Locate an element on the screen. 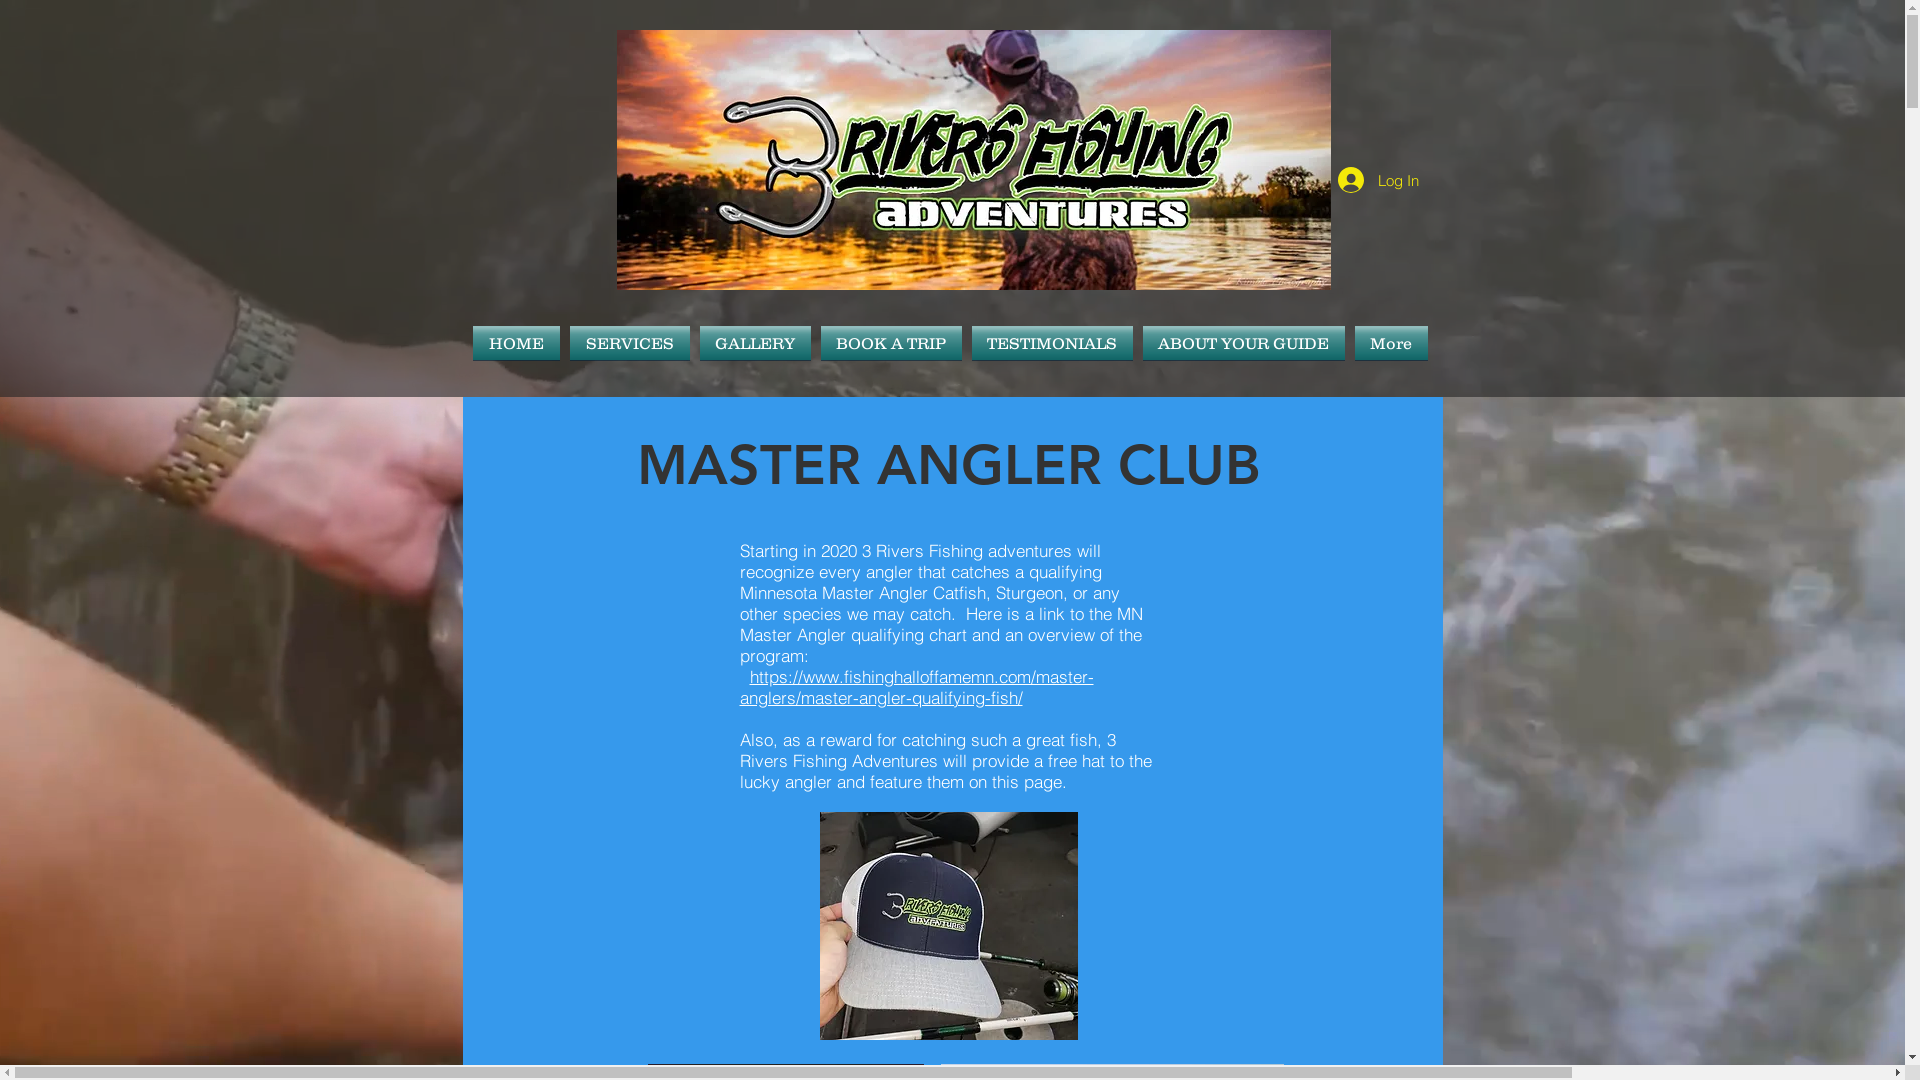 The image size is (1920, 1080). 'TESTIMONIALS' is located at coordinates (1050, 342).